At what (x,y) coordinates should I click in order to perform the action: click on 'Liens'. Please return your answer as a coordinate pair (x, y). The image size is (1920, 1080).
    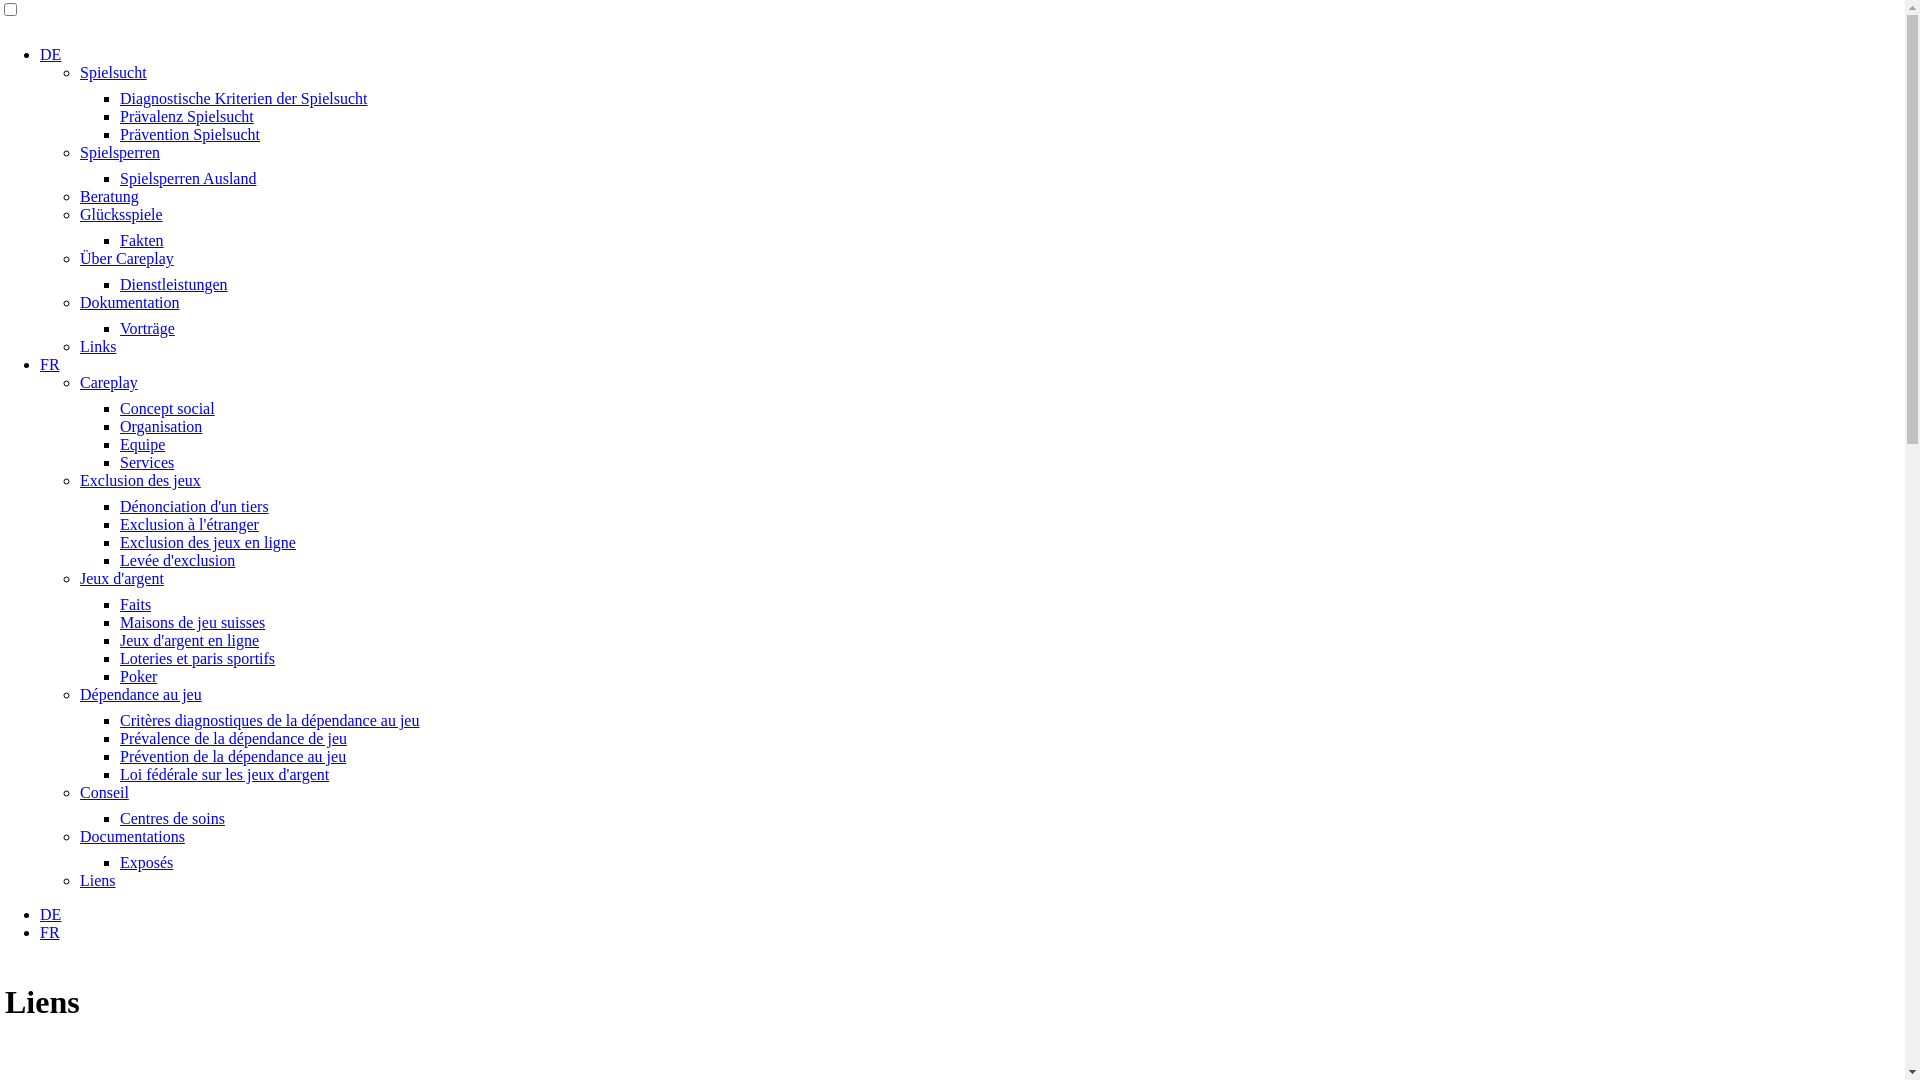
    Looking at the image, I should click on (96, 879).